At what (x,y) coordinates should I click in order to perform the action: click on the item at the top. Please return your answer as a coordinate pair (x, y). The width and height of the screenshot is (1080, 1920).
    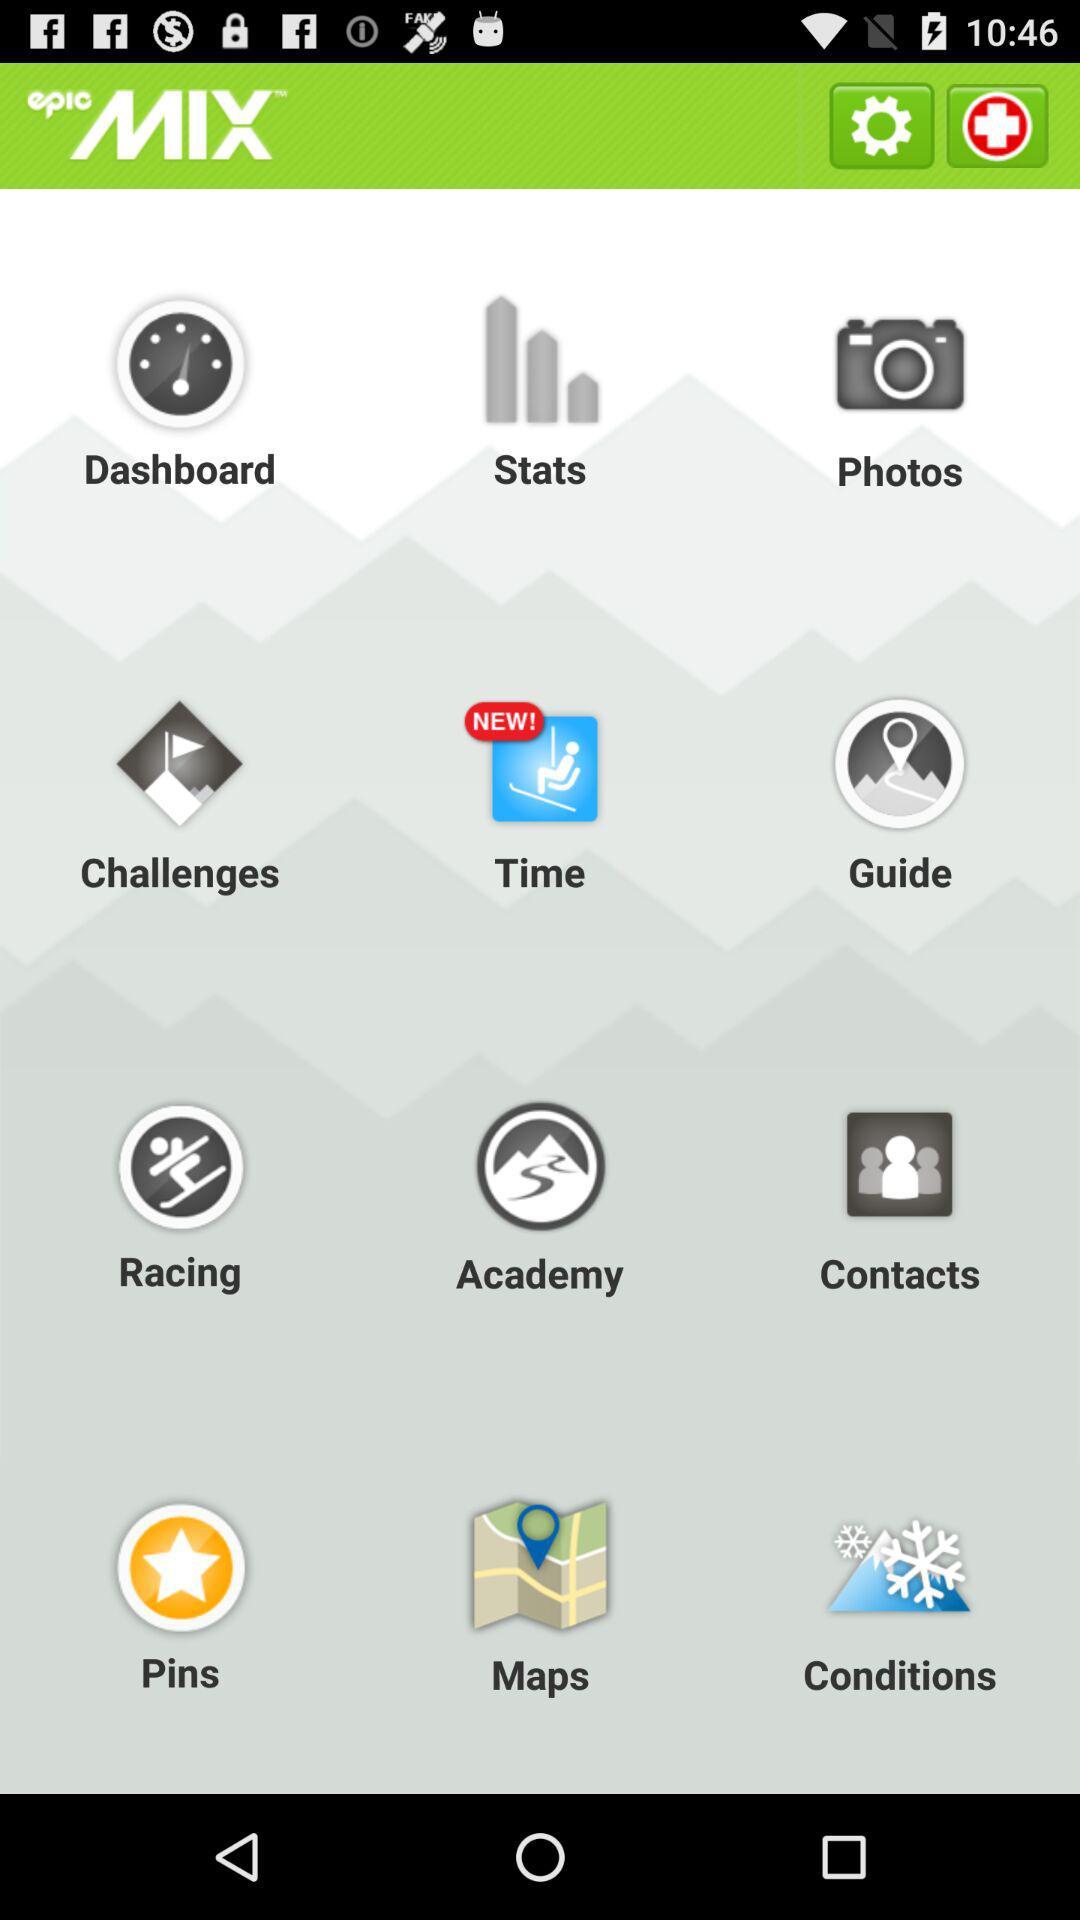
    Looking at the image, I should click on (540, 389).